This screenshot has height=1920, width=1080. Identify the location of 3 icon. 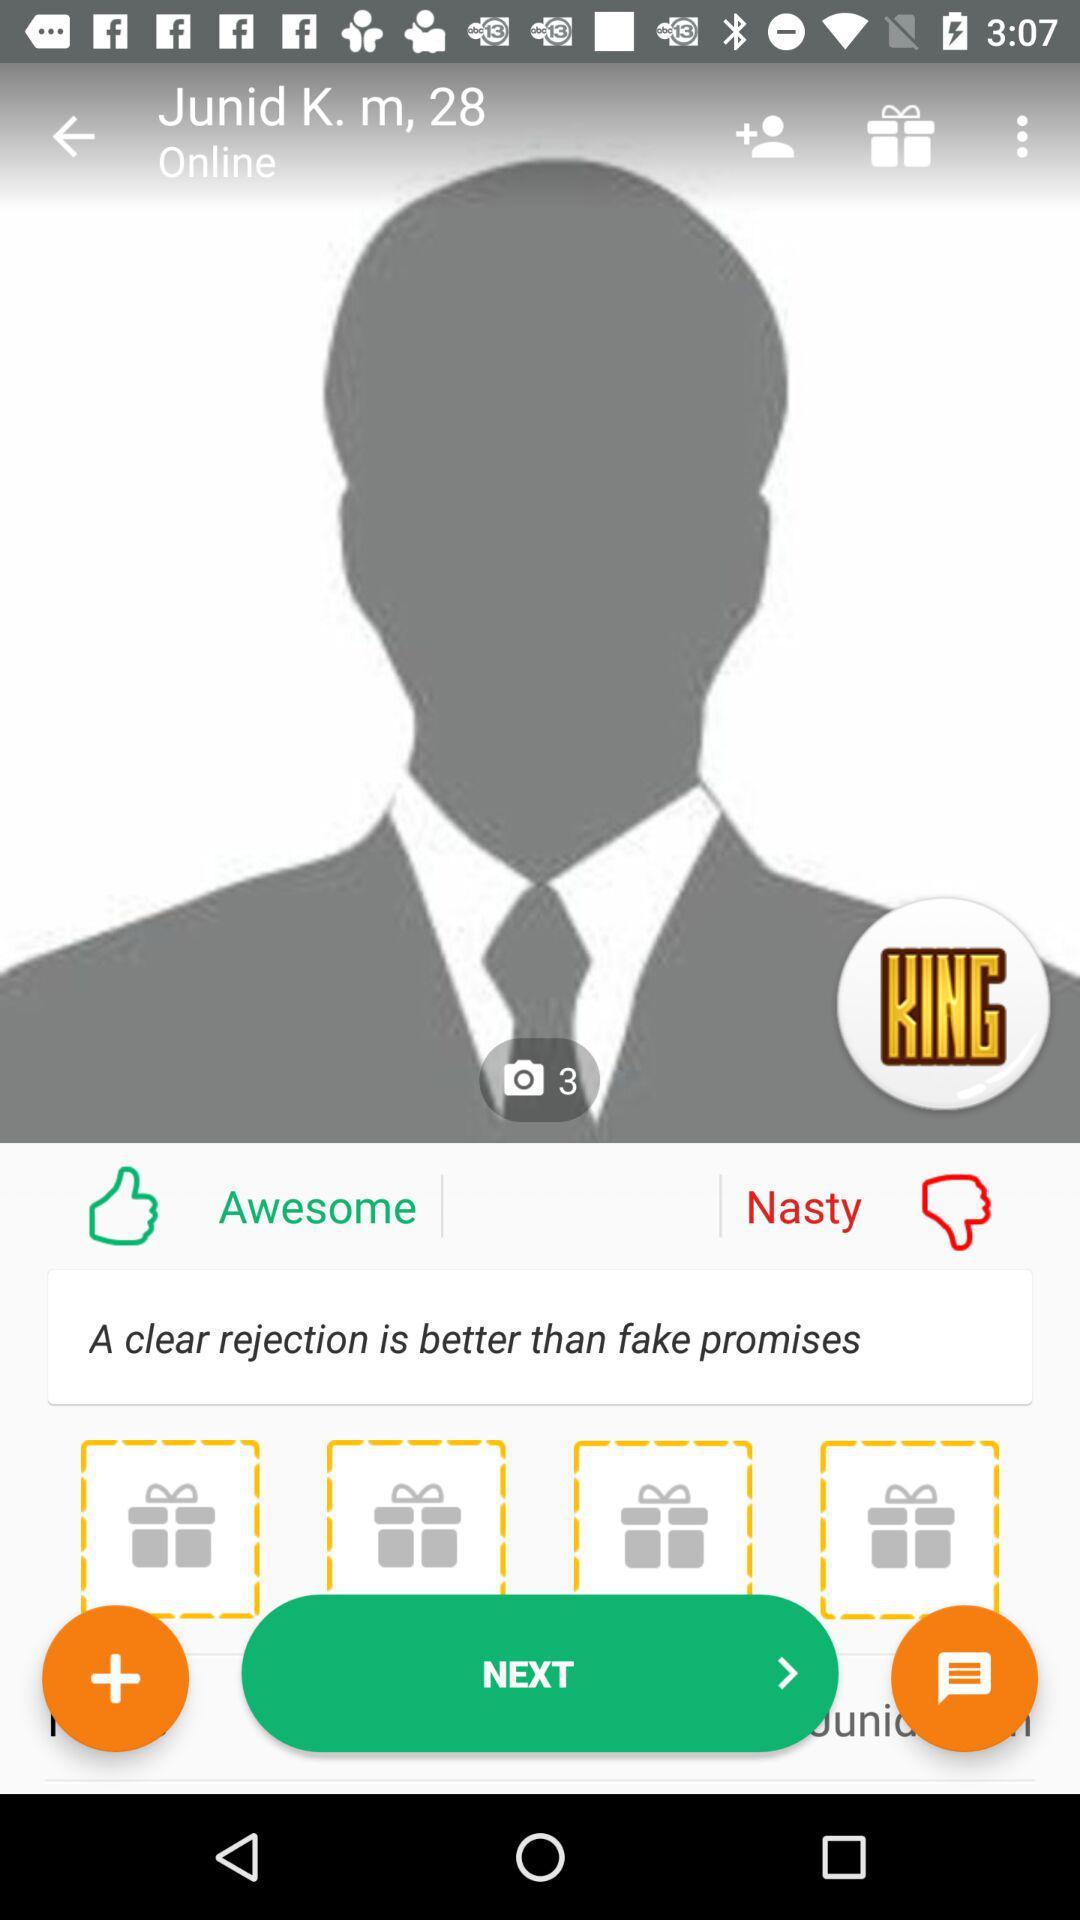
(538, 1079).